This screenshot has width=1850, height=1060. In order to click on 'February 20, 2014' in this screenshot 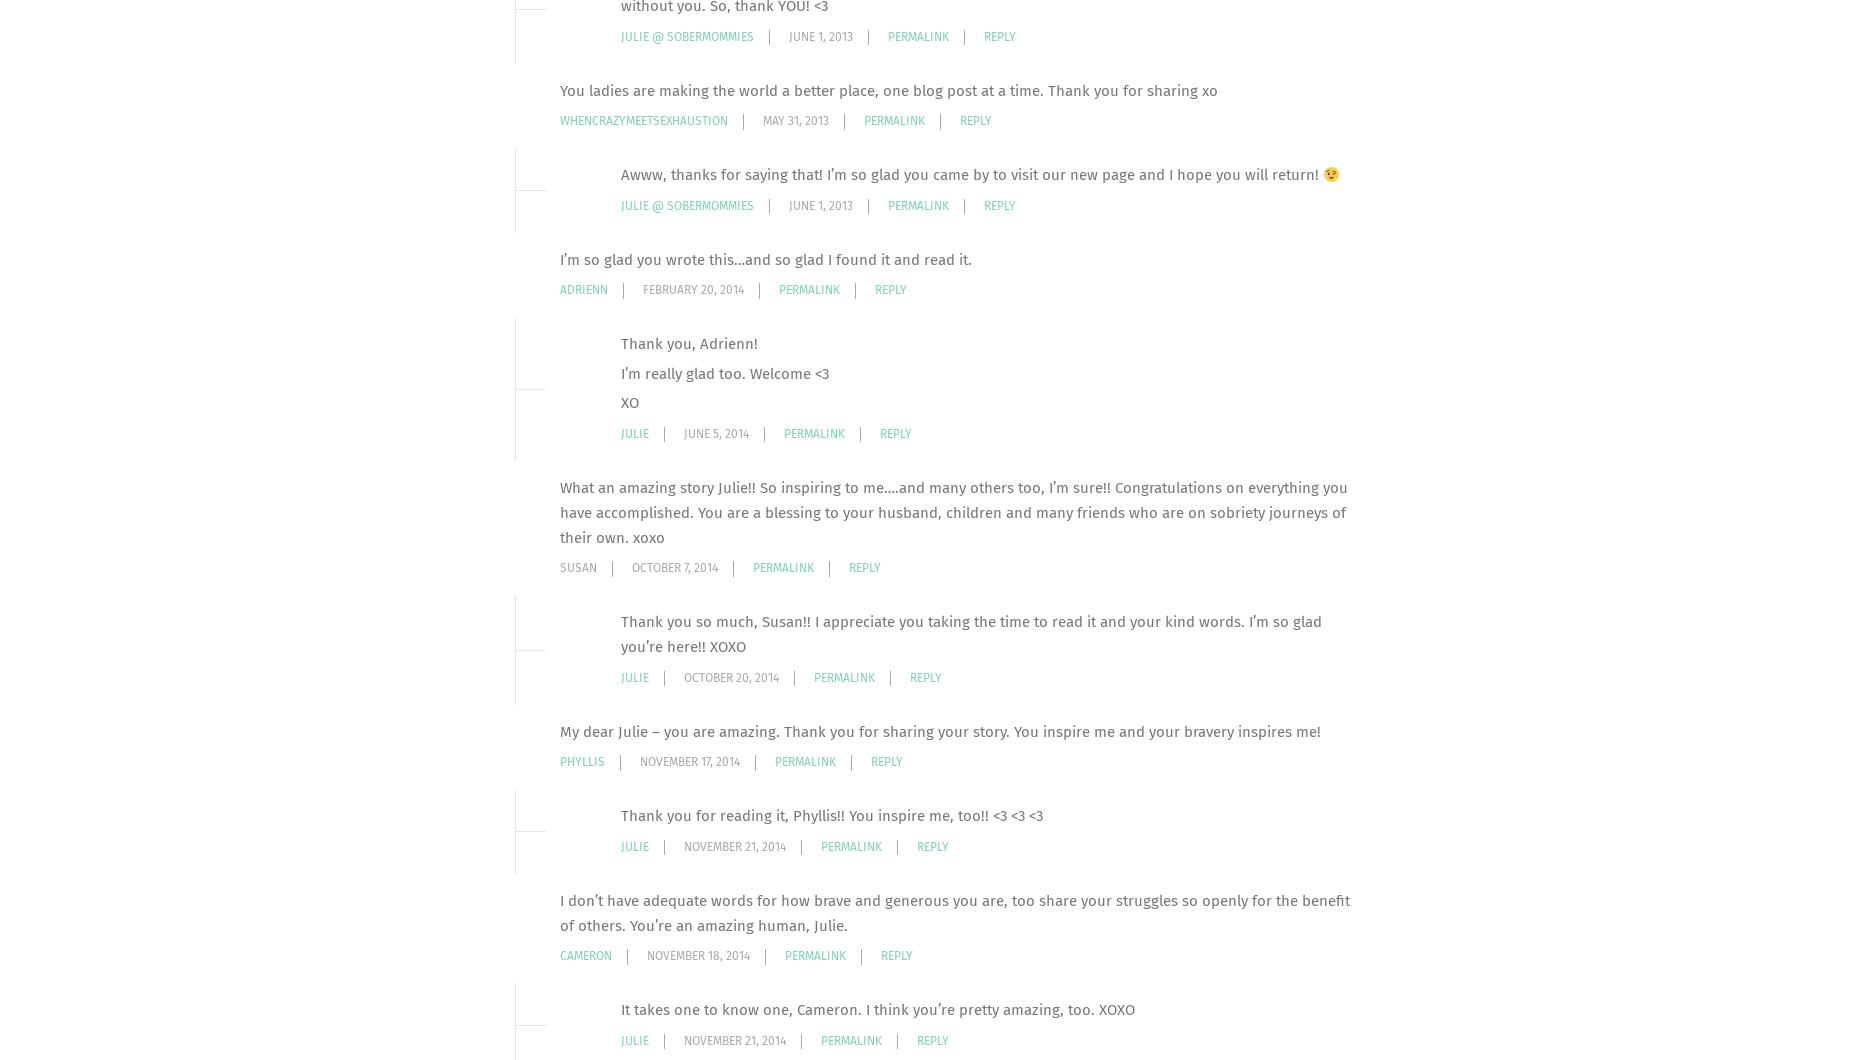, I will do `click(693, 290)`.